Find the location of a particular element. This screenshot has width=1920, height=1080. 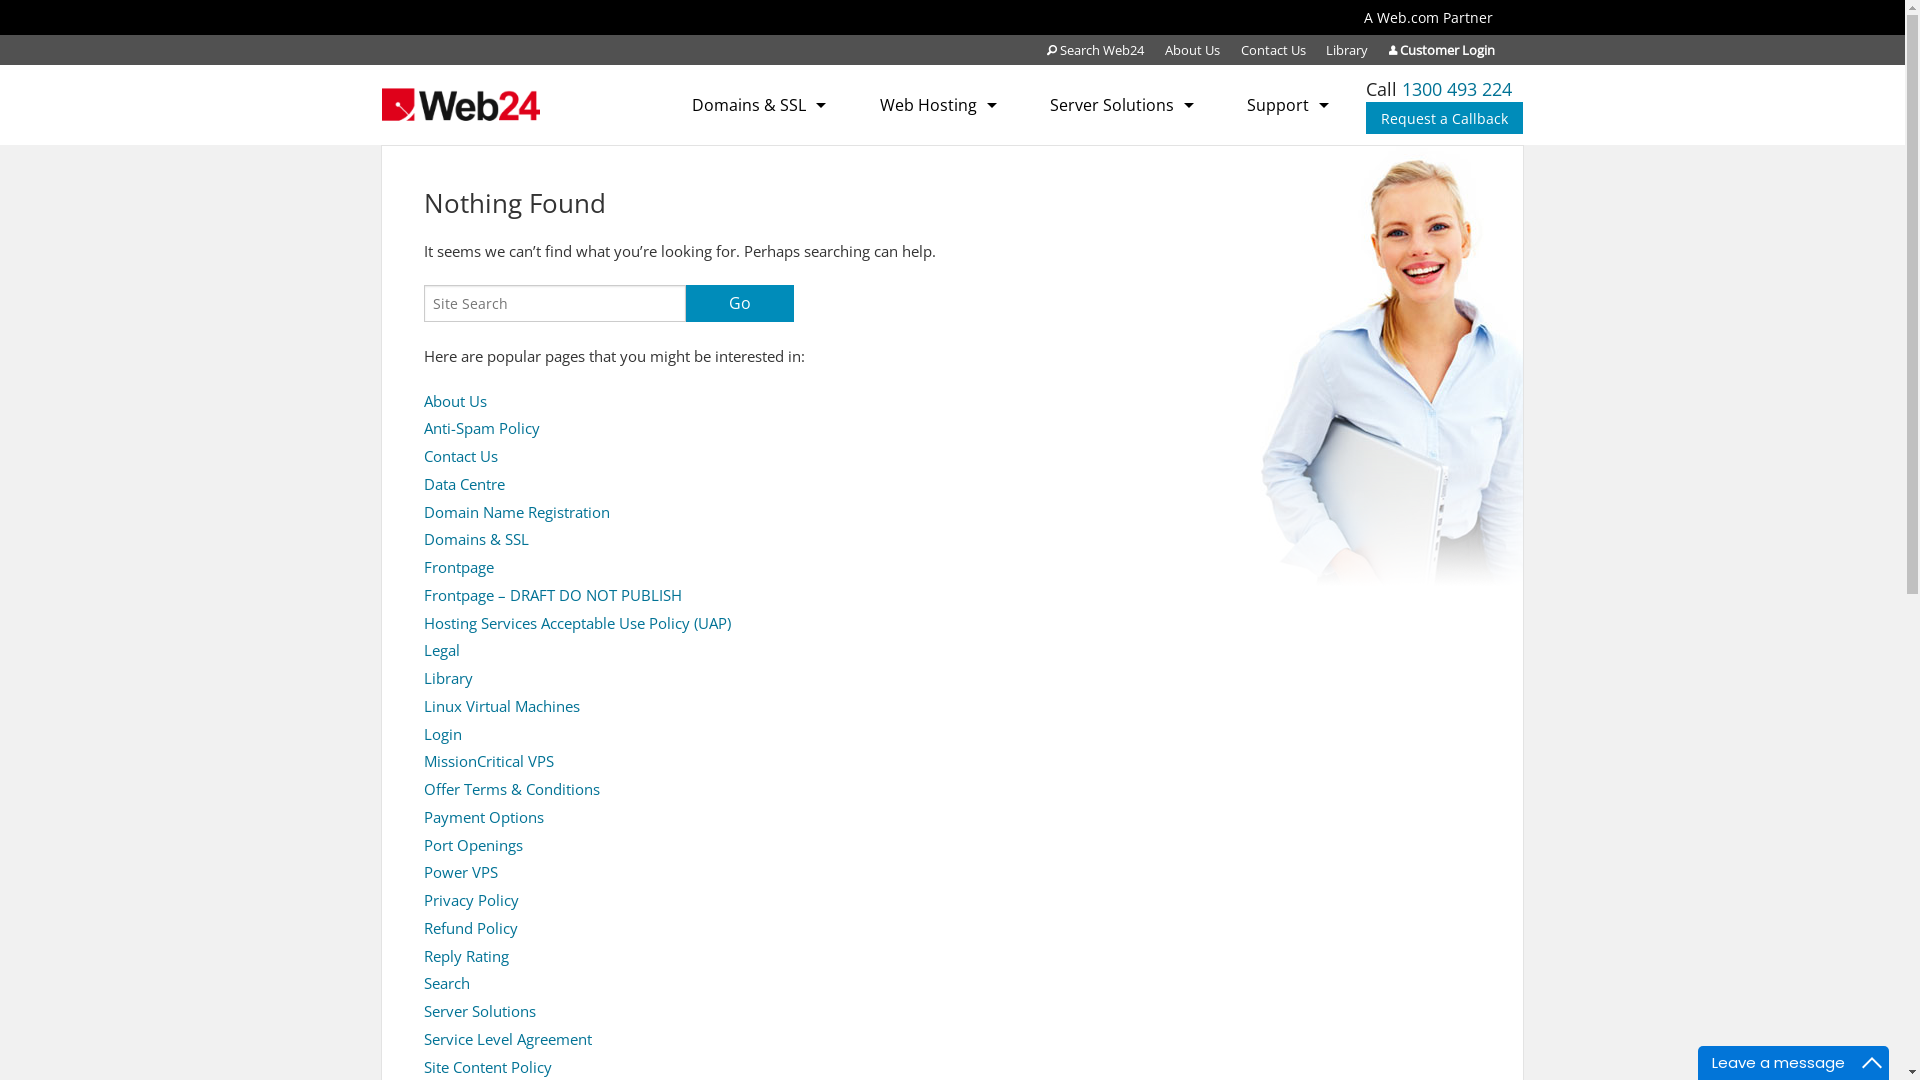

'Domains & SSL' is located at coordinates (758, 104).